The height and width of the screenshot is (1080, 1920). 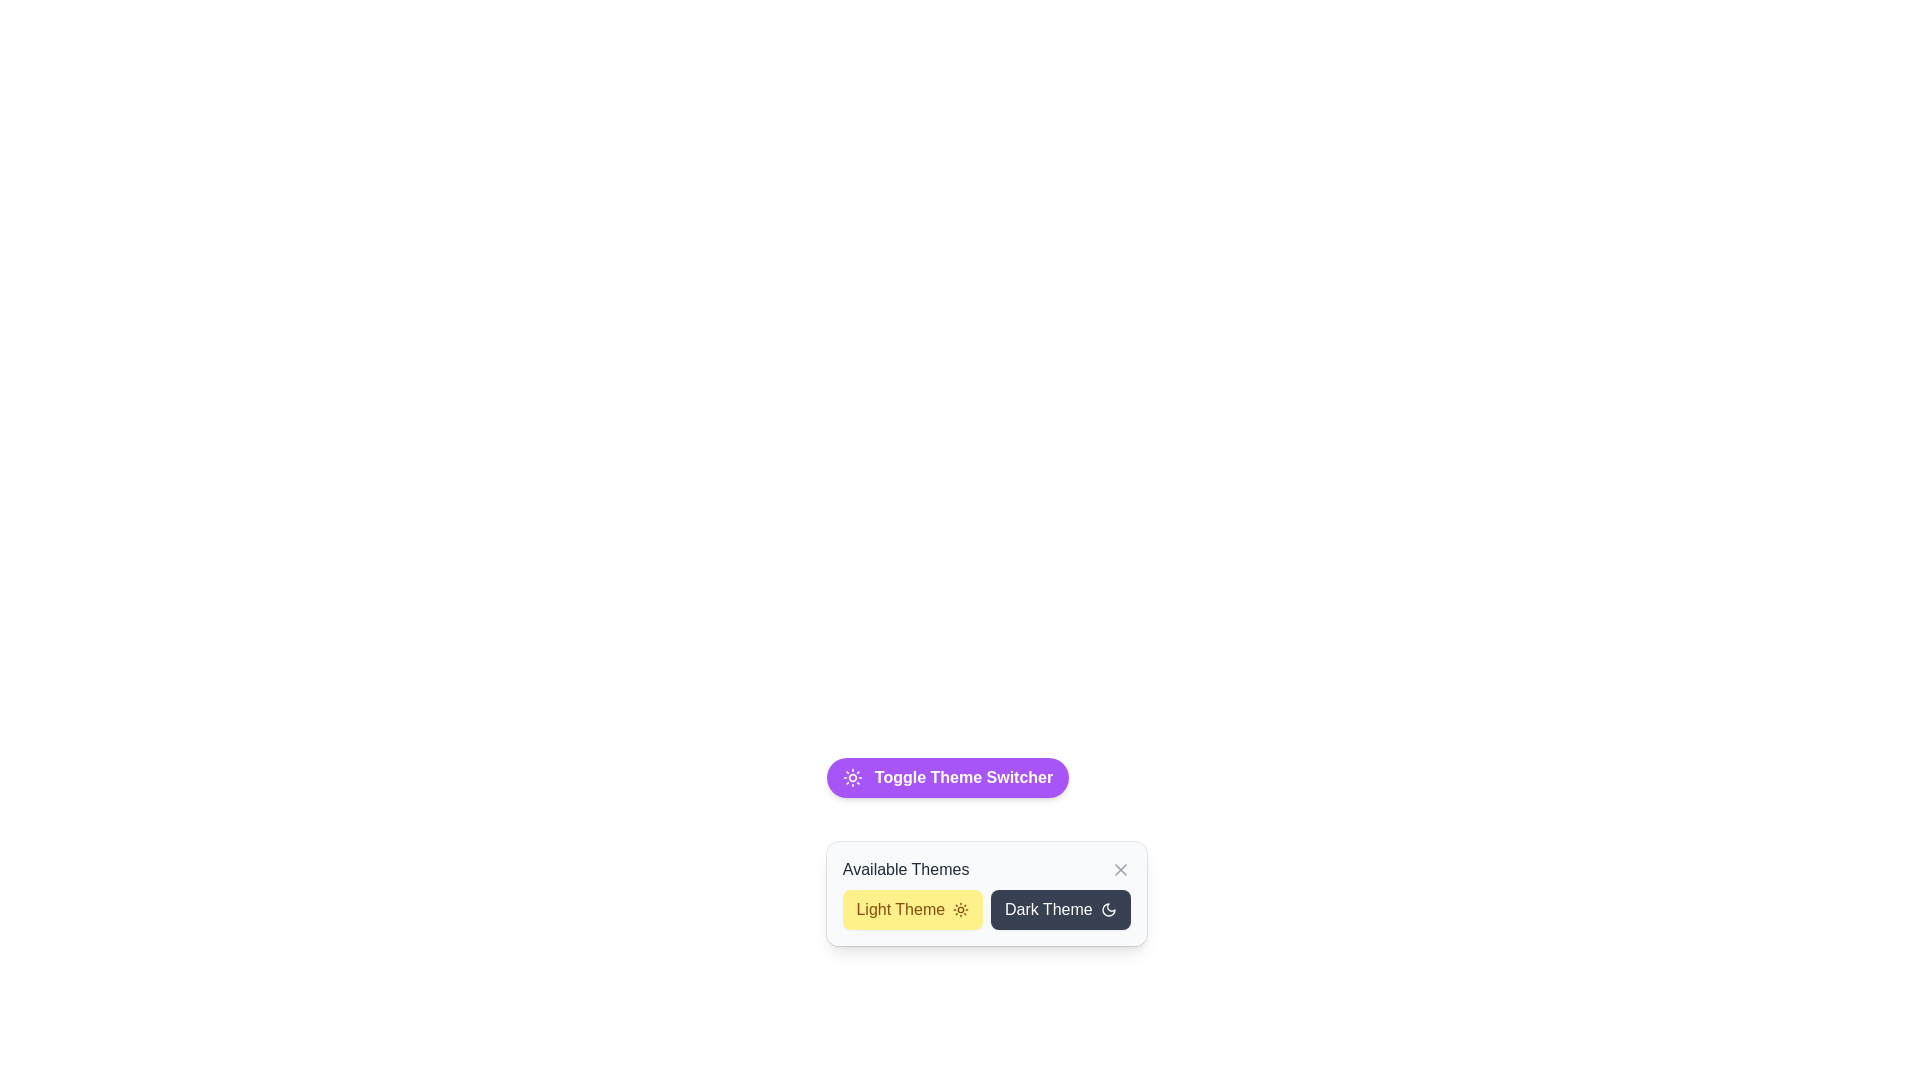 What do you see at coordinates (961, 910) in the screenshot?
I see `the sun icon within the 'Light Theme' button in the 'Available Themes' section` at bounding box center [961, 910].